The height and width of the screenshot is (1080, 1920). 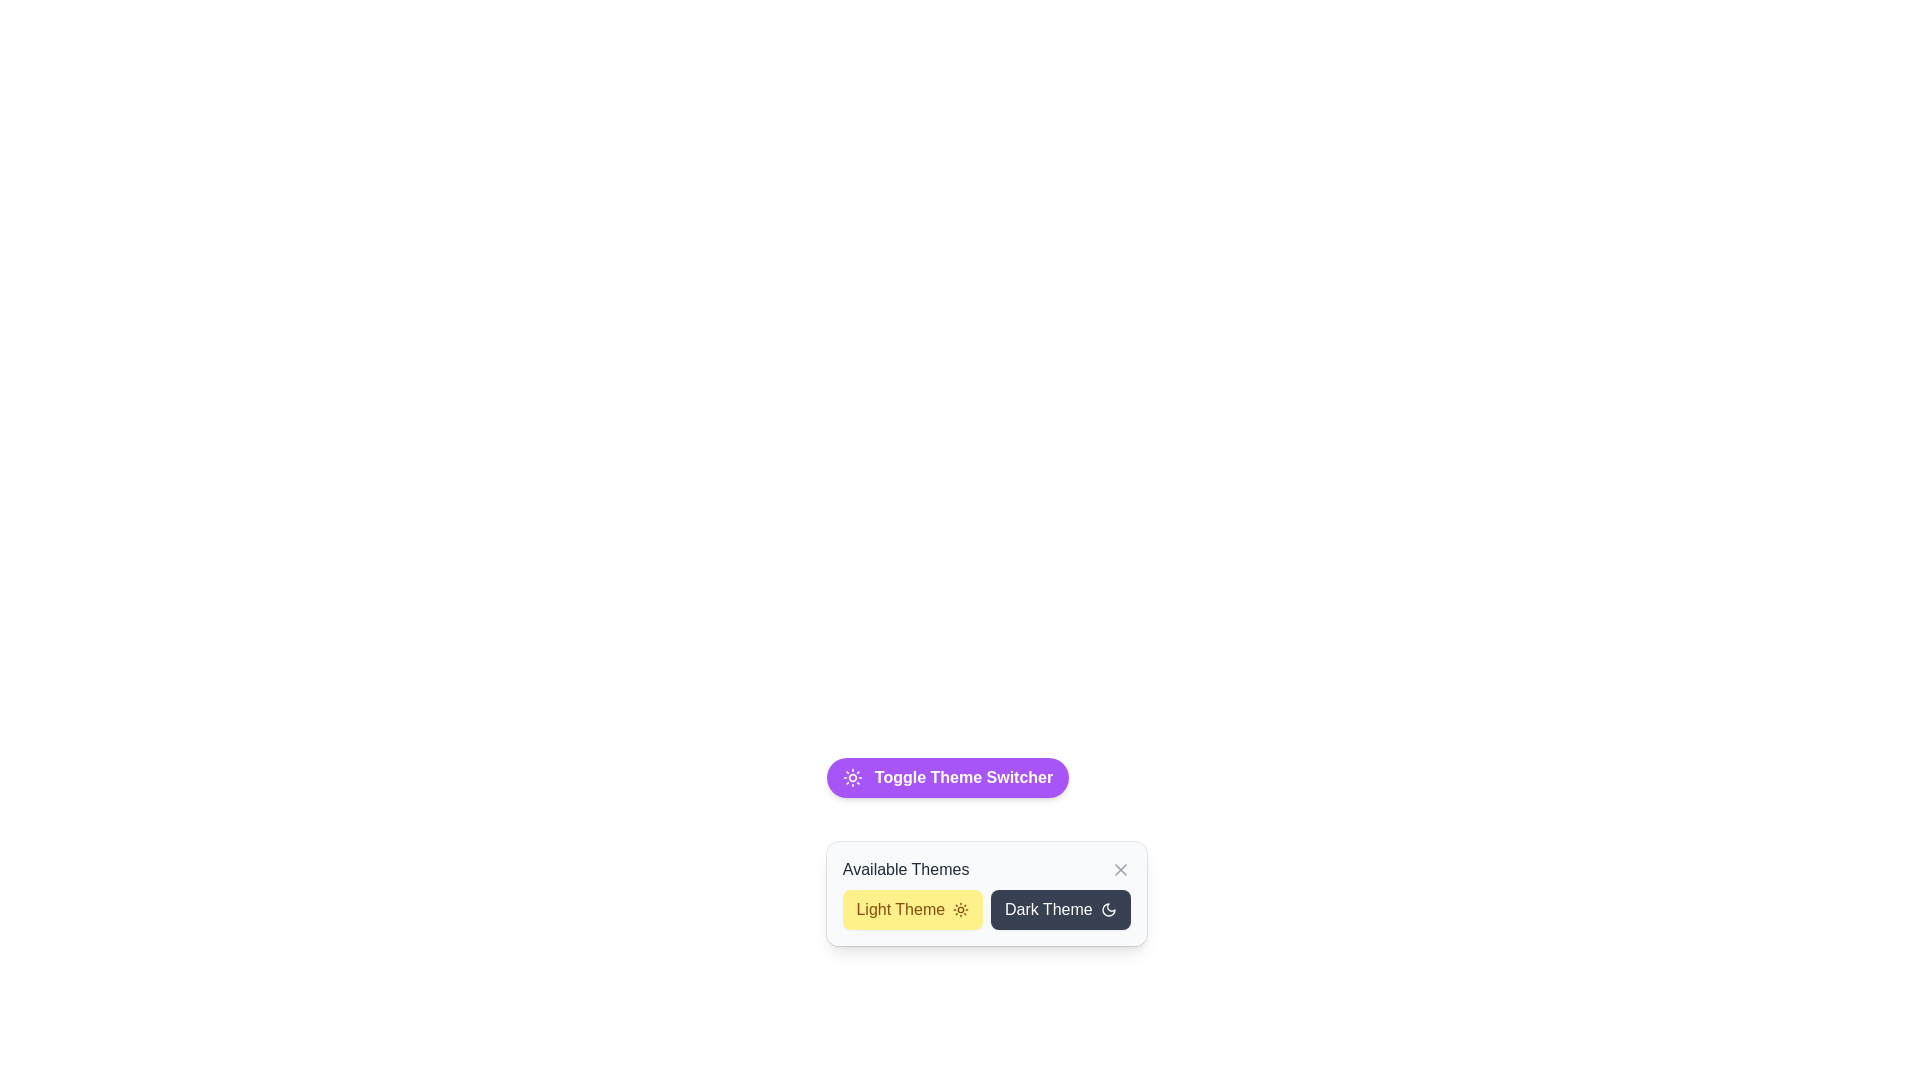 What do you see at coordinates (961, 910) in the screenshot?
I see `the sun icon within the 'Light Theme' button in the 'Available Themes' section` at bounding box center [961, 910].